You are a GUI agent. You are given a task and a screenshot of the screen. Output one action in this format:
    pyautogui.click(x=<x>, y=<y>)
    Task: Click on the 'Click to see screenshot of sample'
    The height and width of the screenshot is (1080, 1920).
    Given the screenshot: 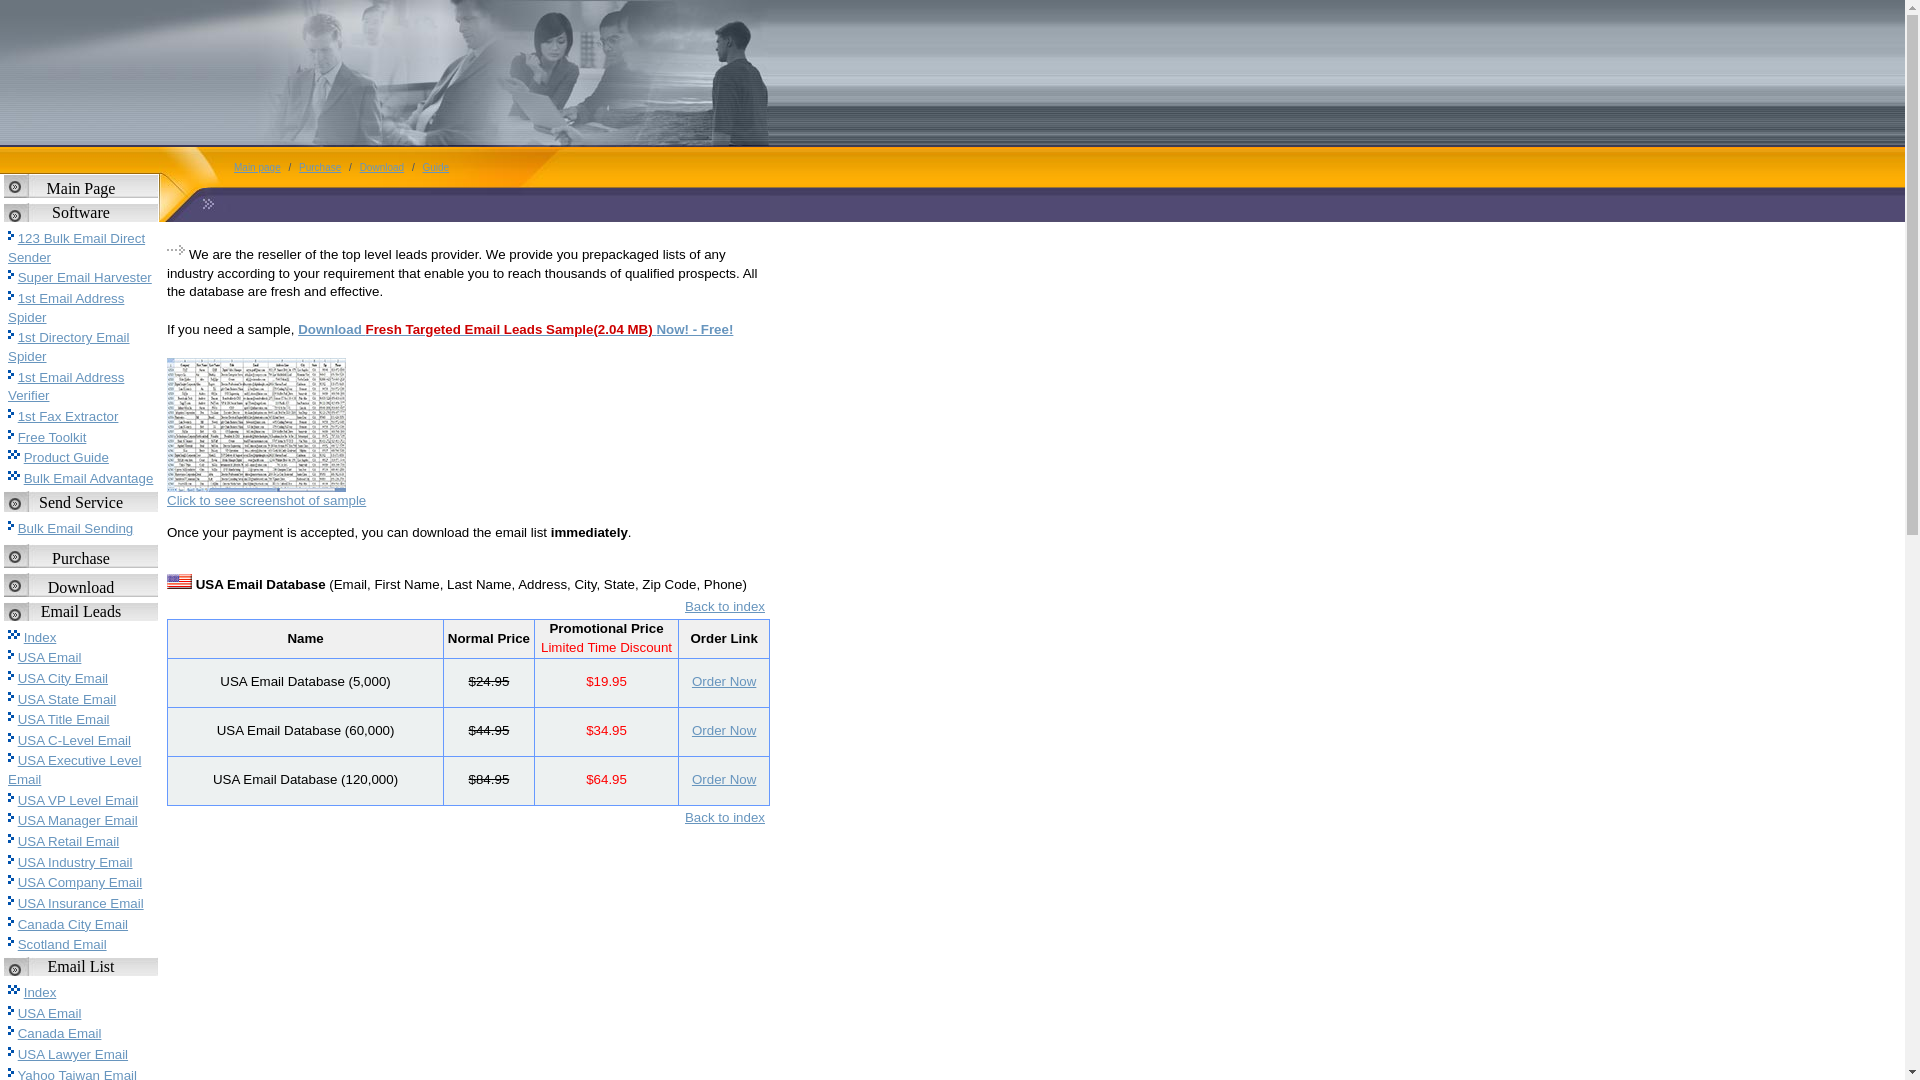 What is the action you would take?
    pyautogui.click(x=265, y=499)
    